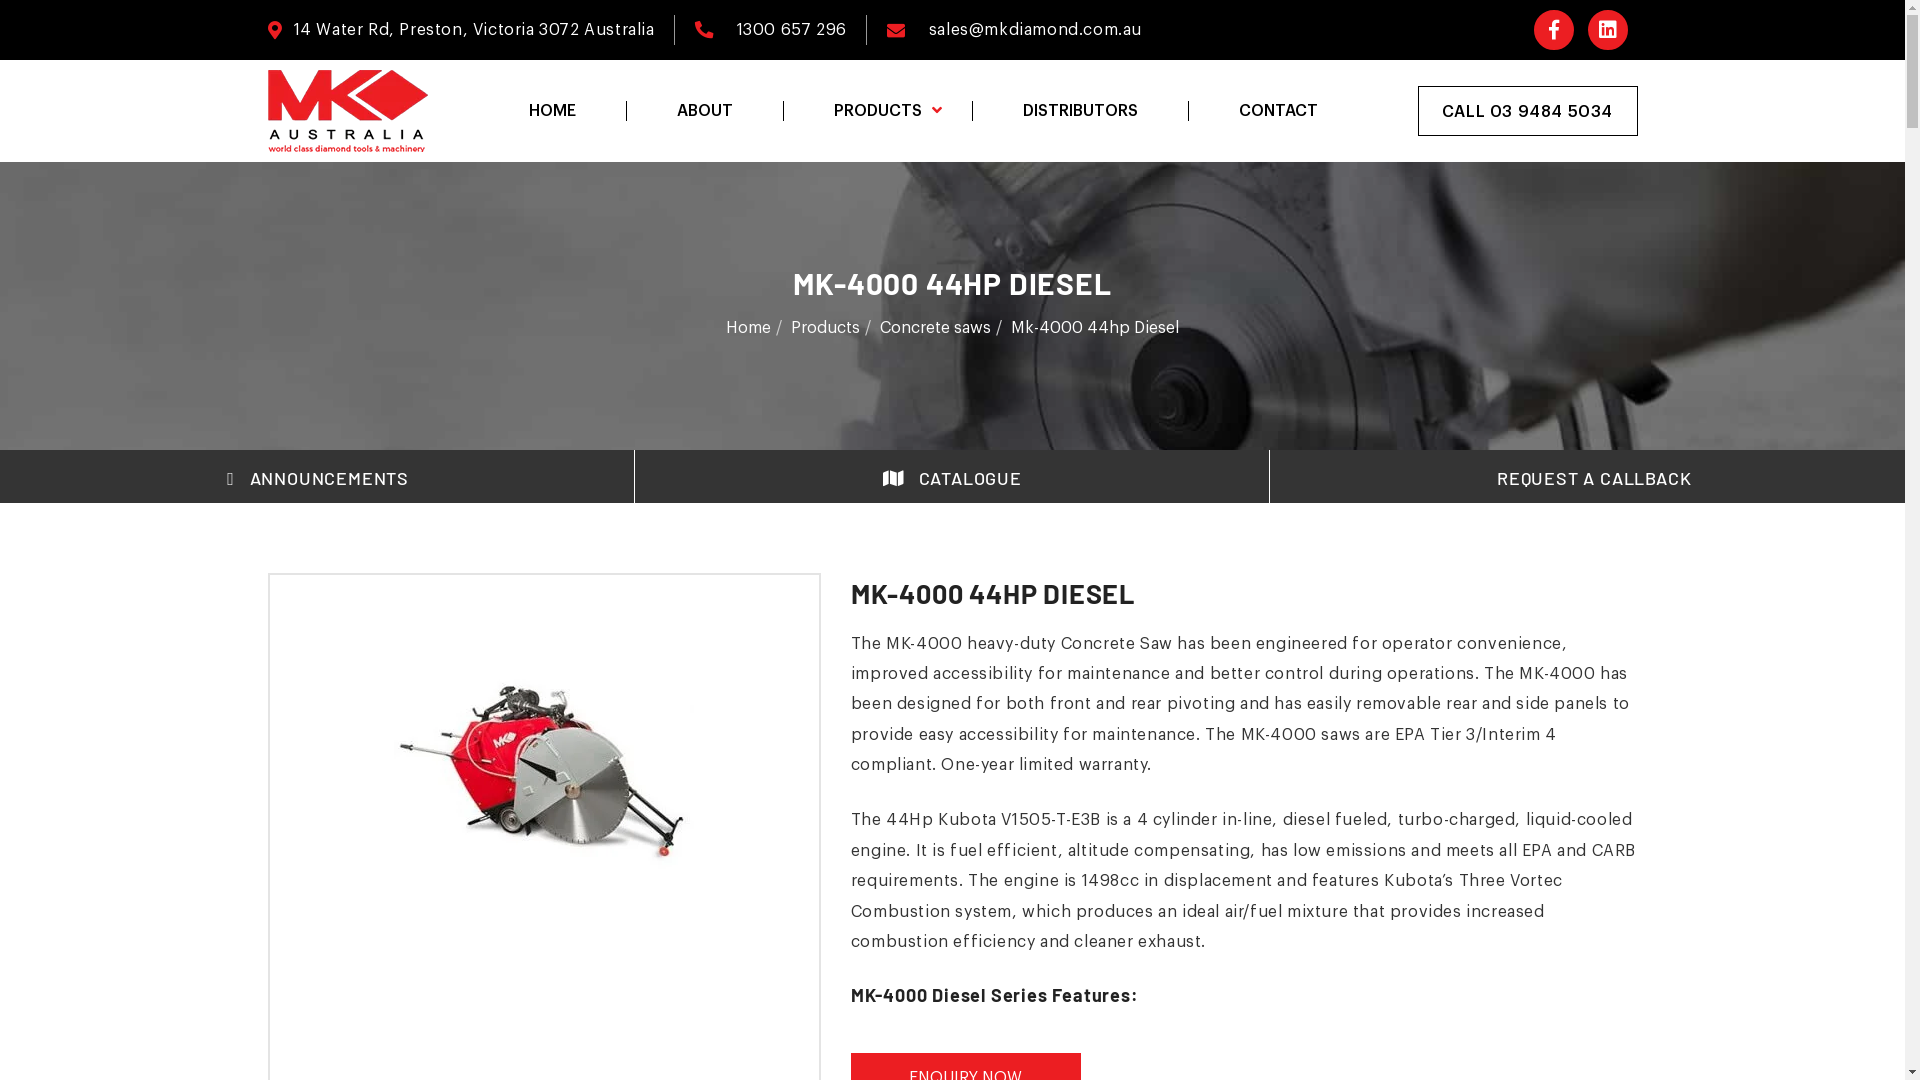 The width and height of the screenshot is (1920, 1080). What do you see at coordinates (1079, 111) in the screenshot?
I see `'DISTRIBUTORS'` at bounding box center [1079, 111].